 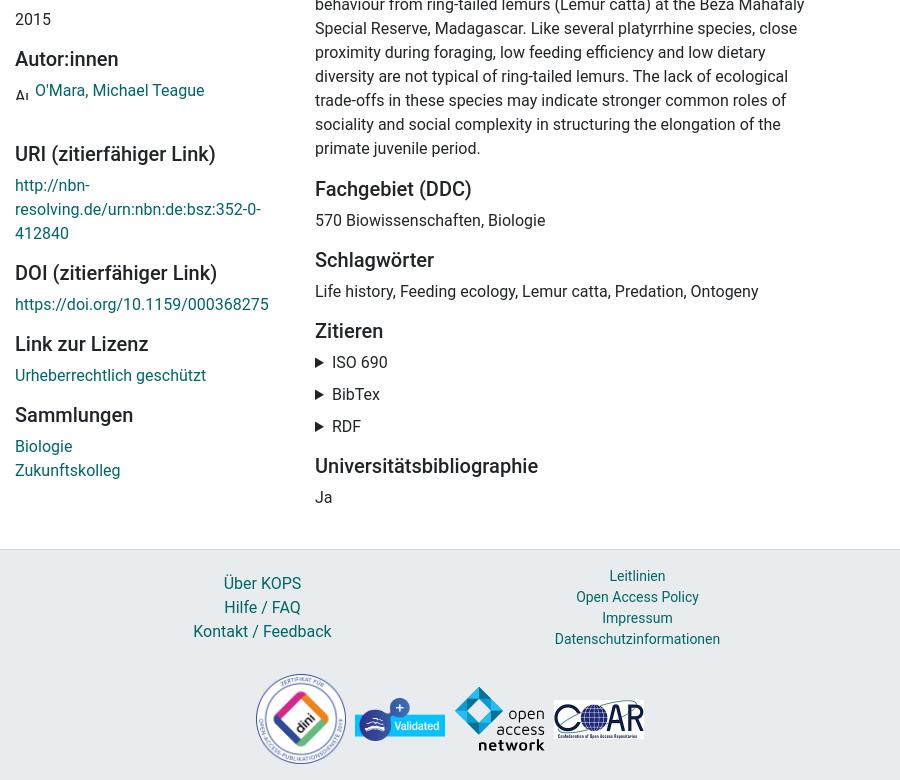 I want to click on 'DOI (zitierfähiger Link)', so click(x=116, y=273).